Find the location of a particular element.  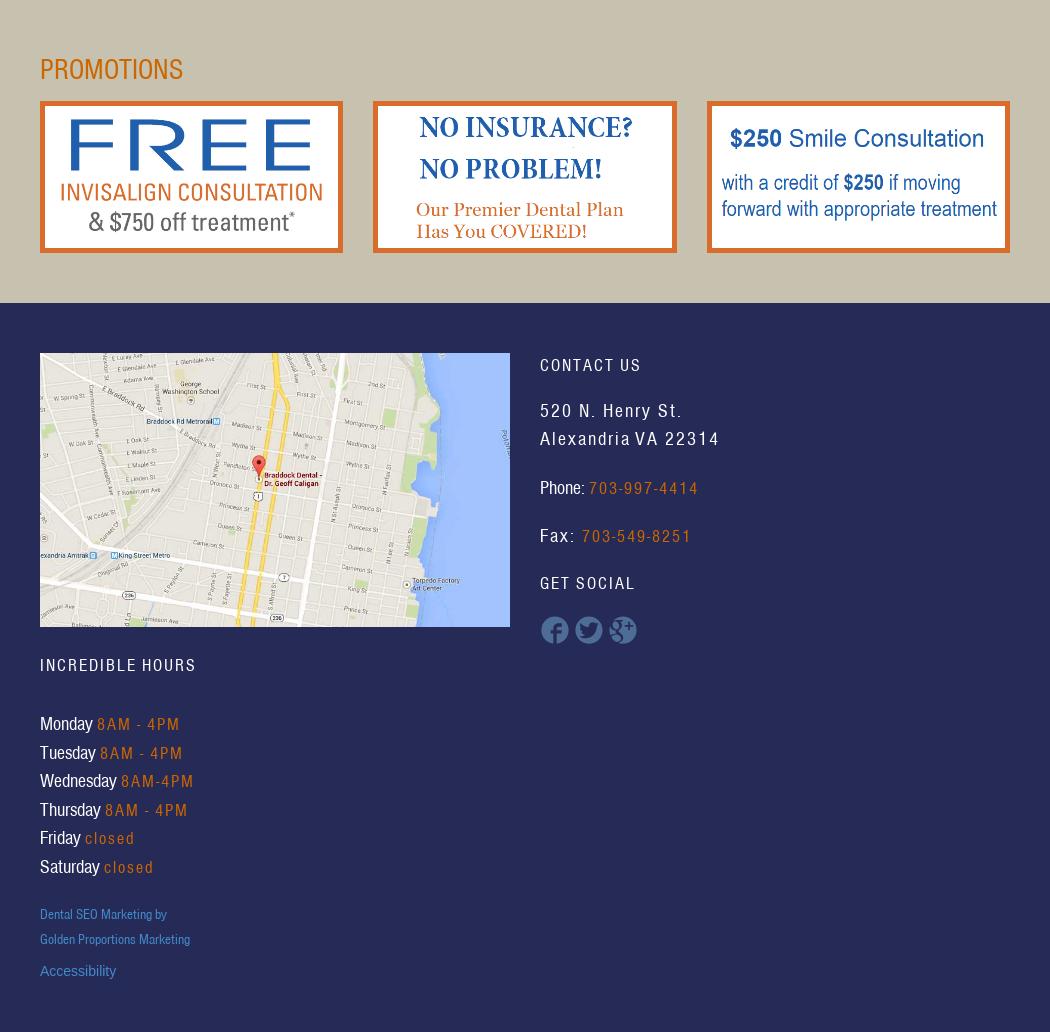

'Alexandria' is located at coordinates (584, 437).